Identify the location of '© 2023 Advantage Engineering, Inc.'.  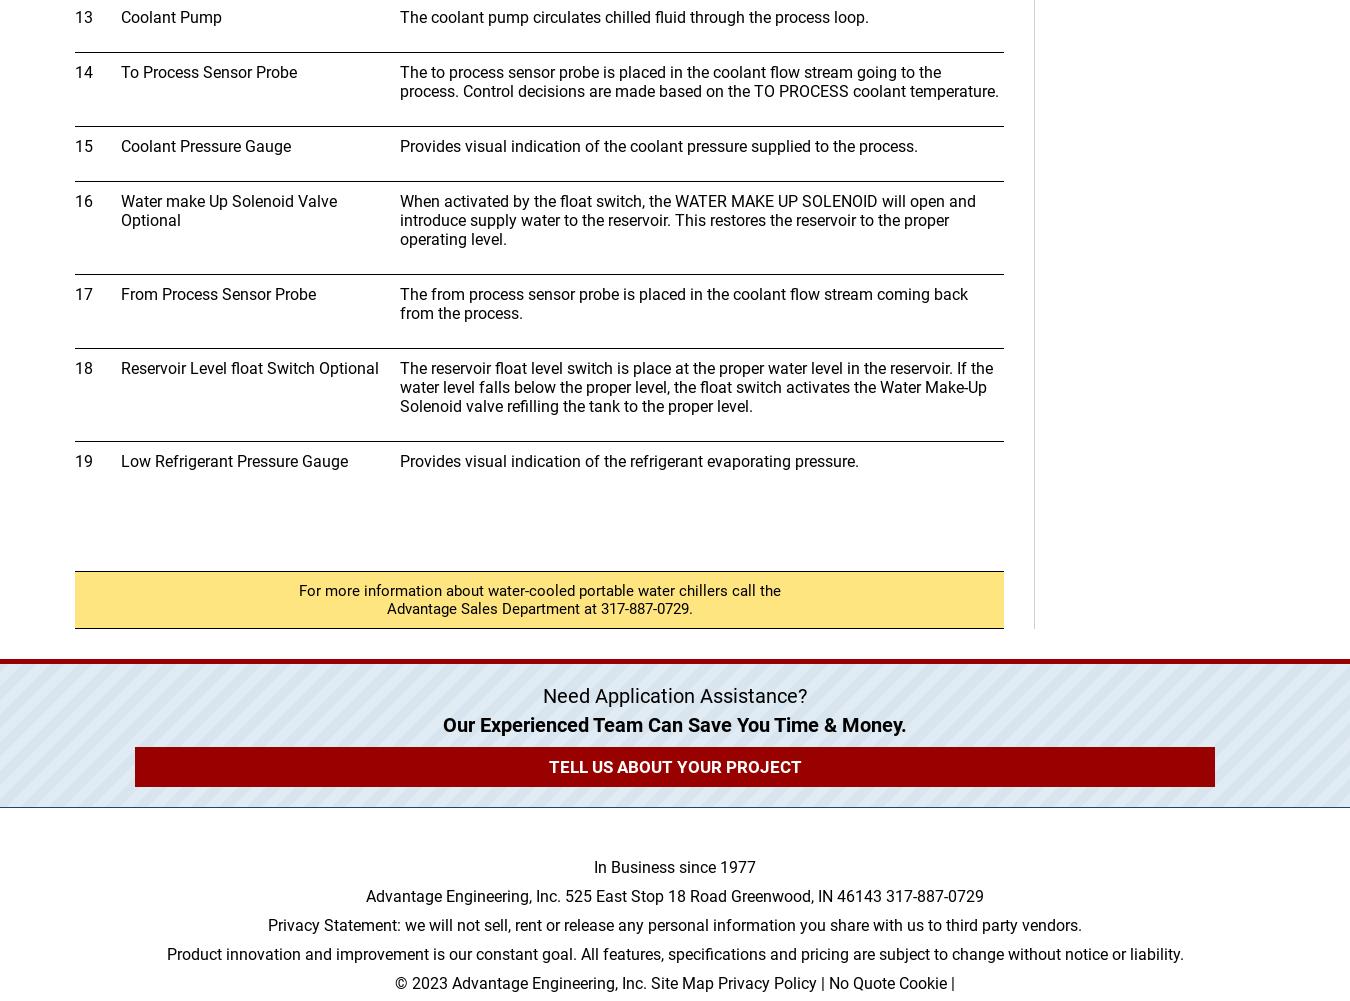
(521, 982).